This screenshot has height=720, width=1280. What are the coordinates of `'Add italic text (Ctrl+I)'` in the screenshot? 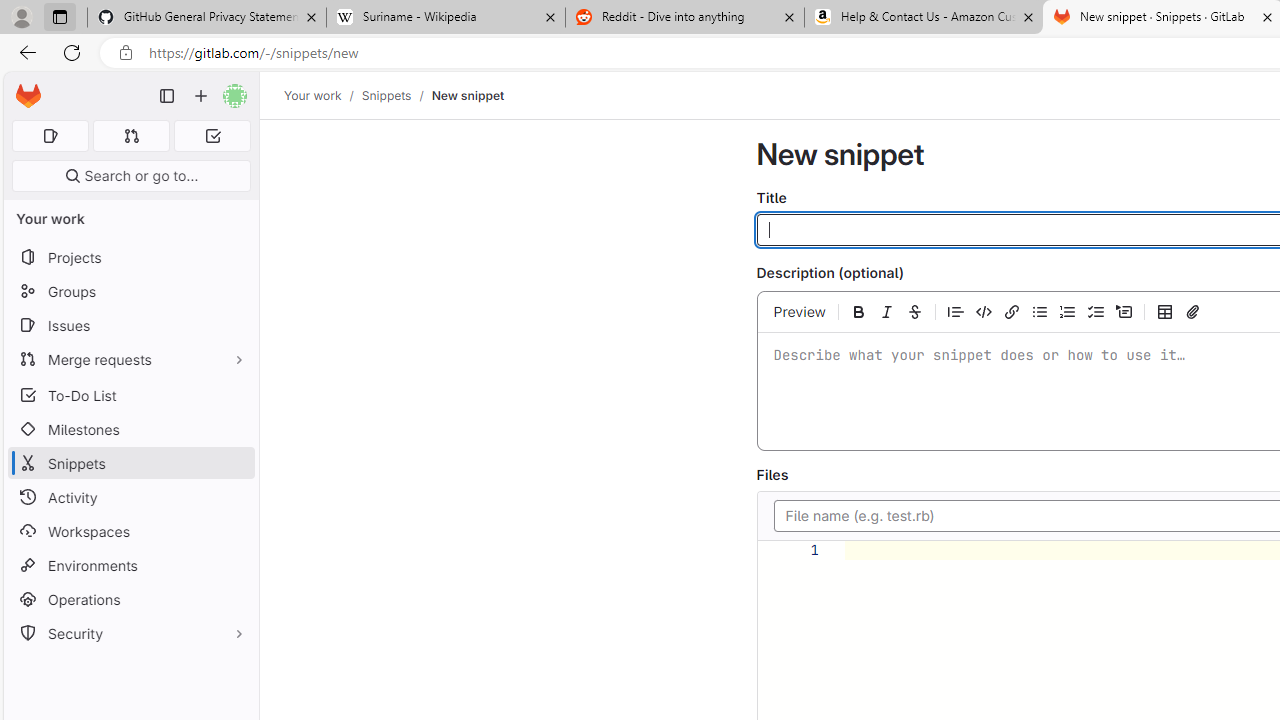 It's located at (886, 311).